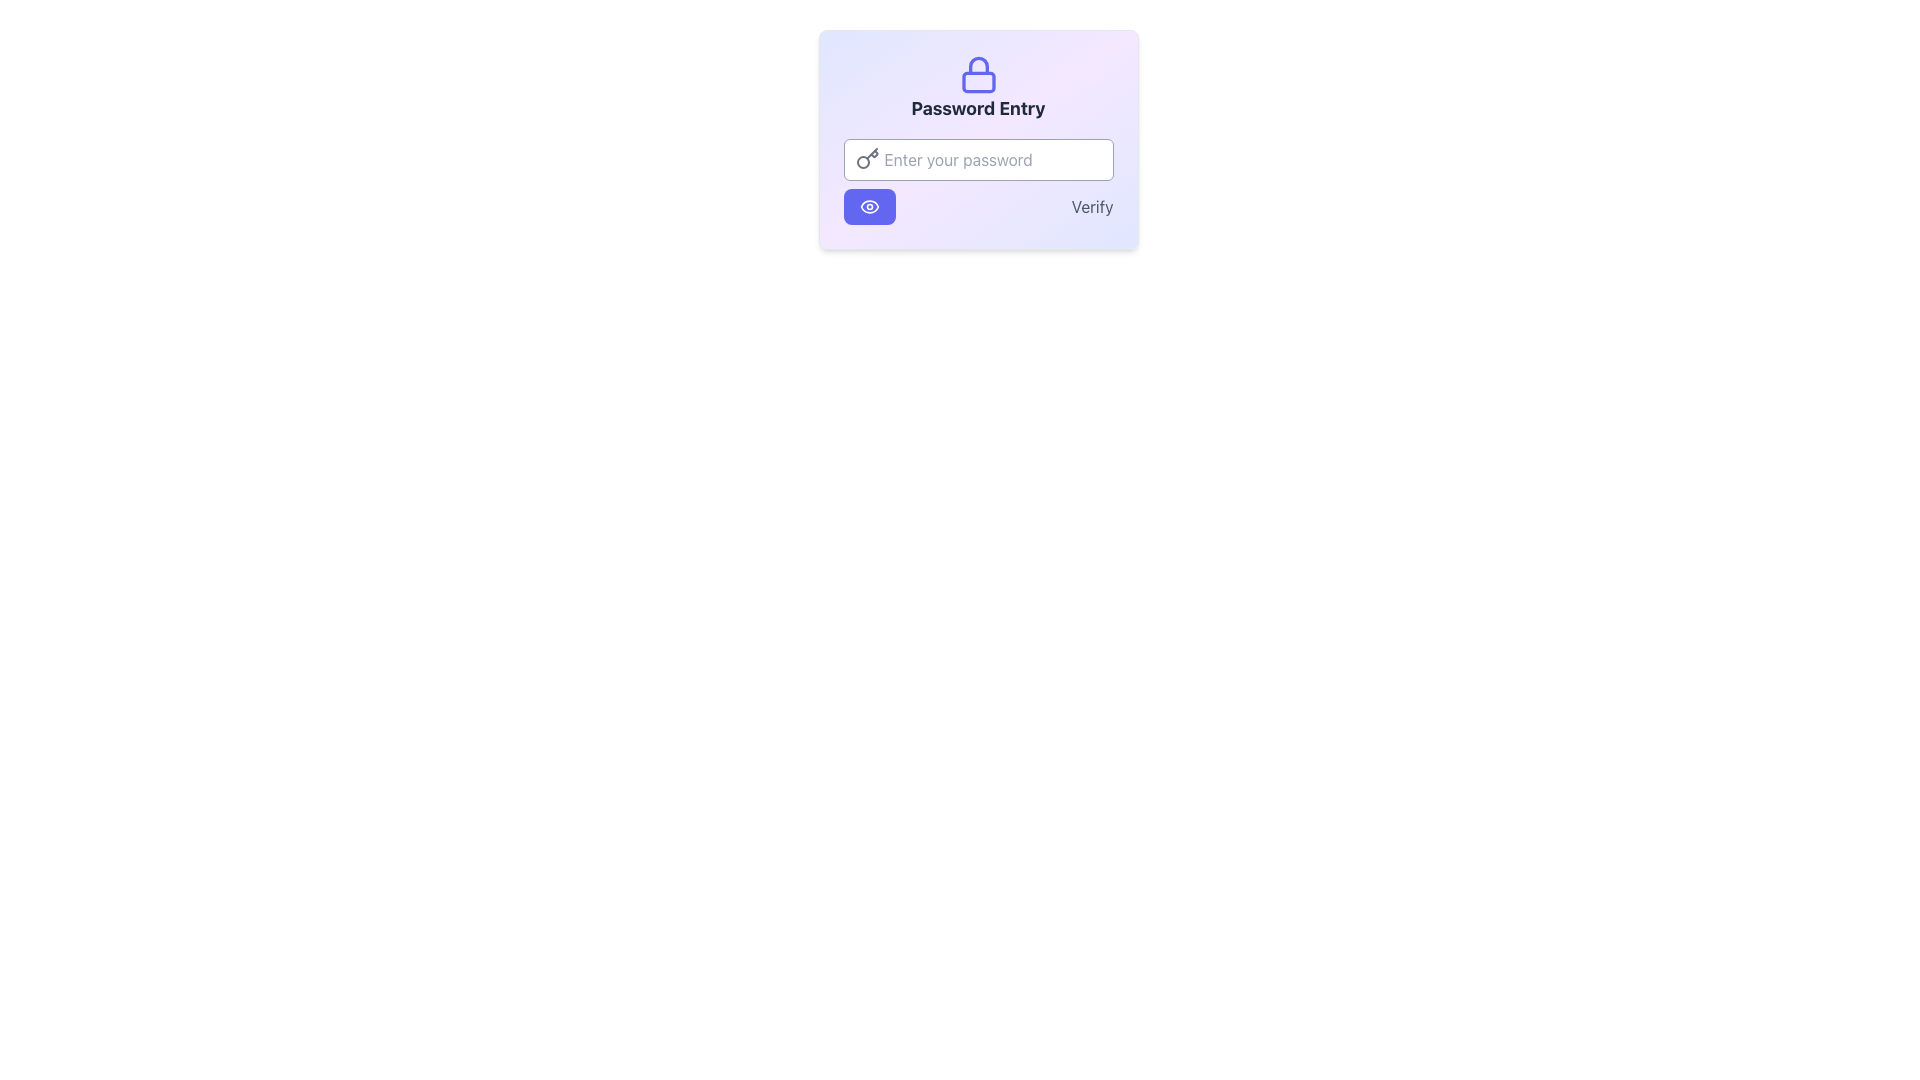 This screenshot has width=1920, height=1080. What do you see at coordinates (1090, 207) in the screenshot?
I see `the confirmation button located at the bottom-right corner of the login dialog box` at bounding box center [1090, 207].